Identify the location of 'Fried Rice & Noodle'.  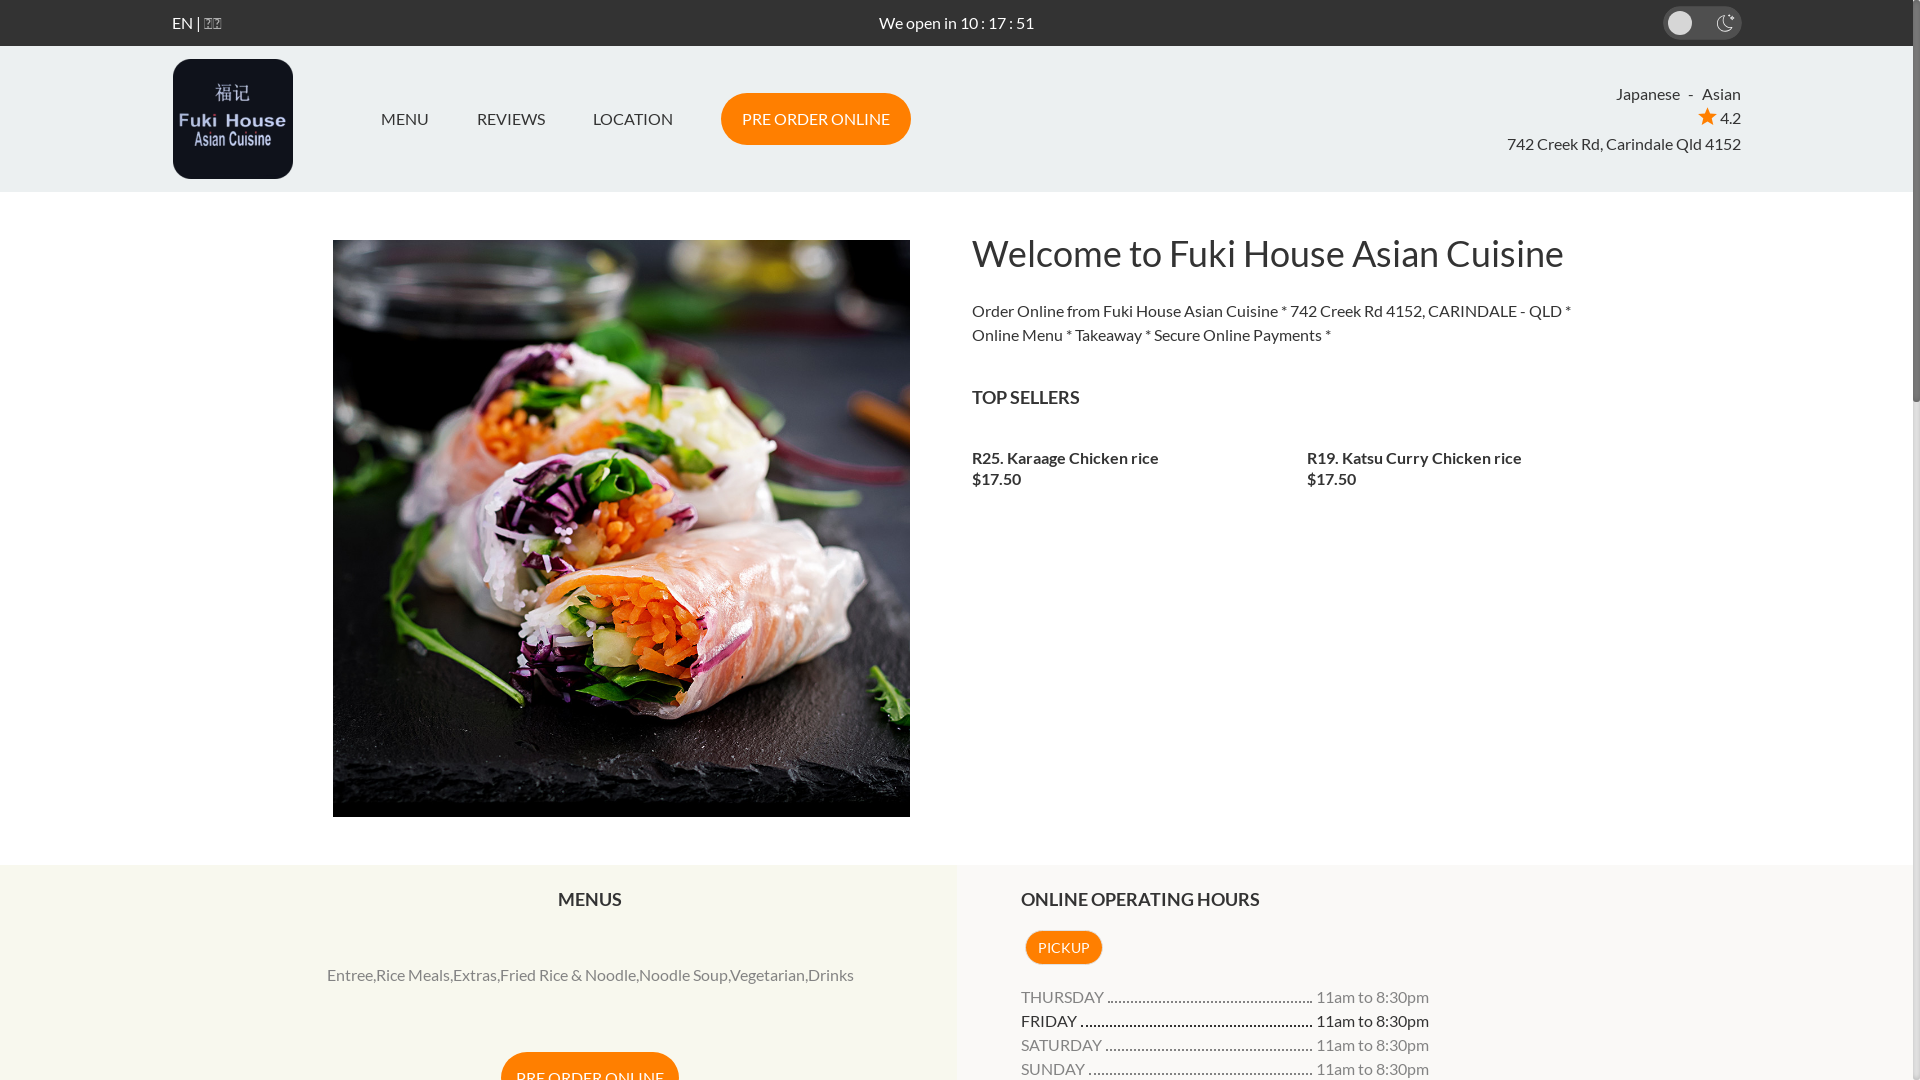
(566, 973).